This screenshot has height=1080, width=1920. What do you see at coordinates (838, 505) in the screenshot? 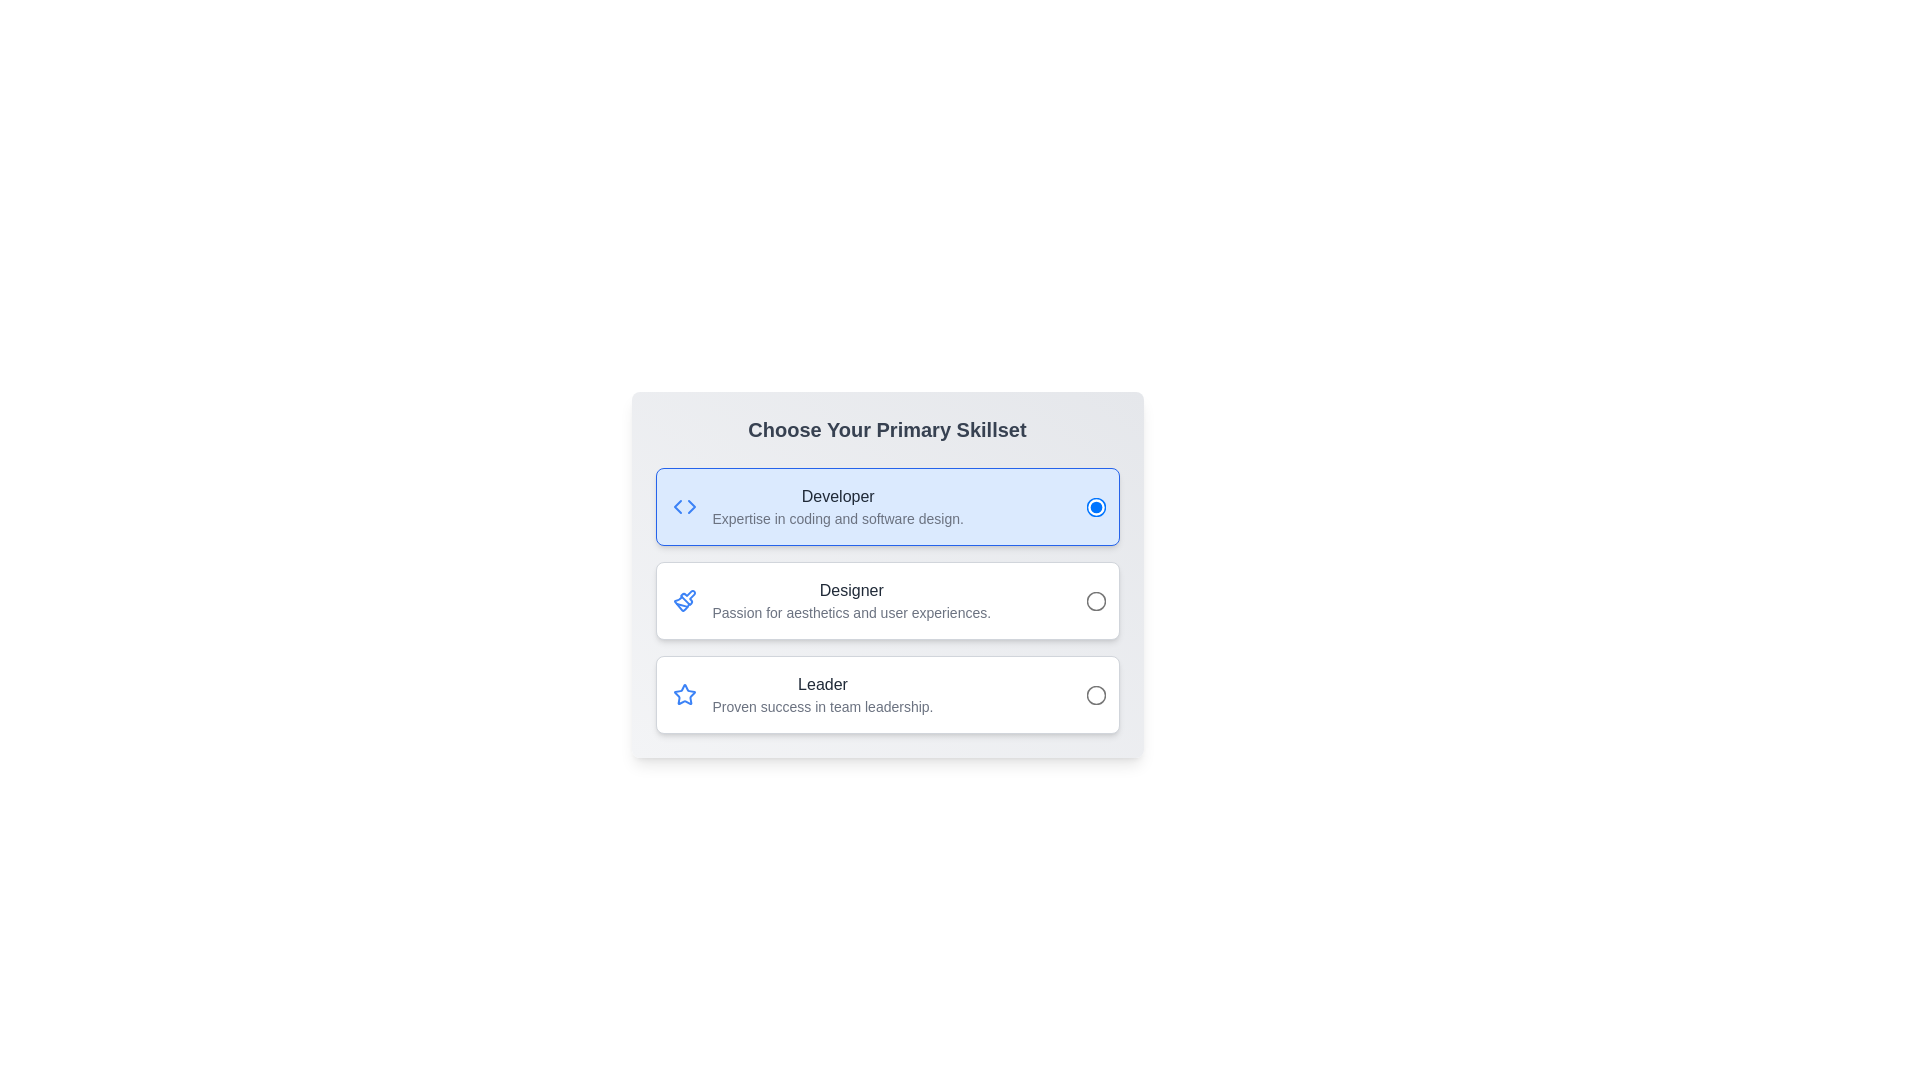
I see `contents of the text block that describes the first skill option, 'Developer', which includes expertise in coding and software design` at bounding box center [838, 505].